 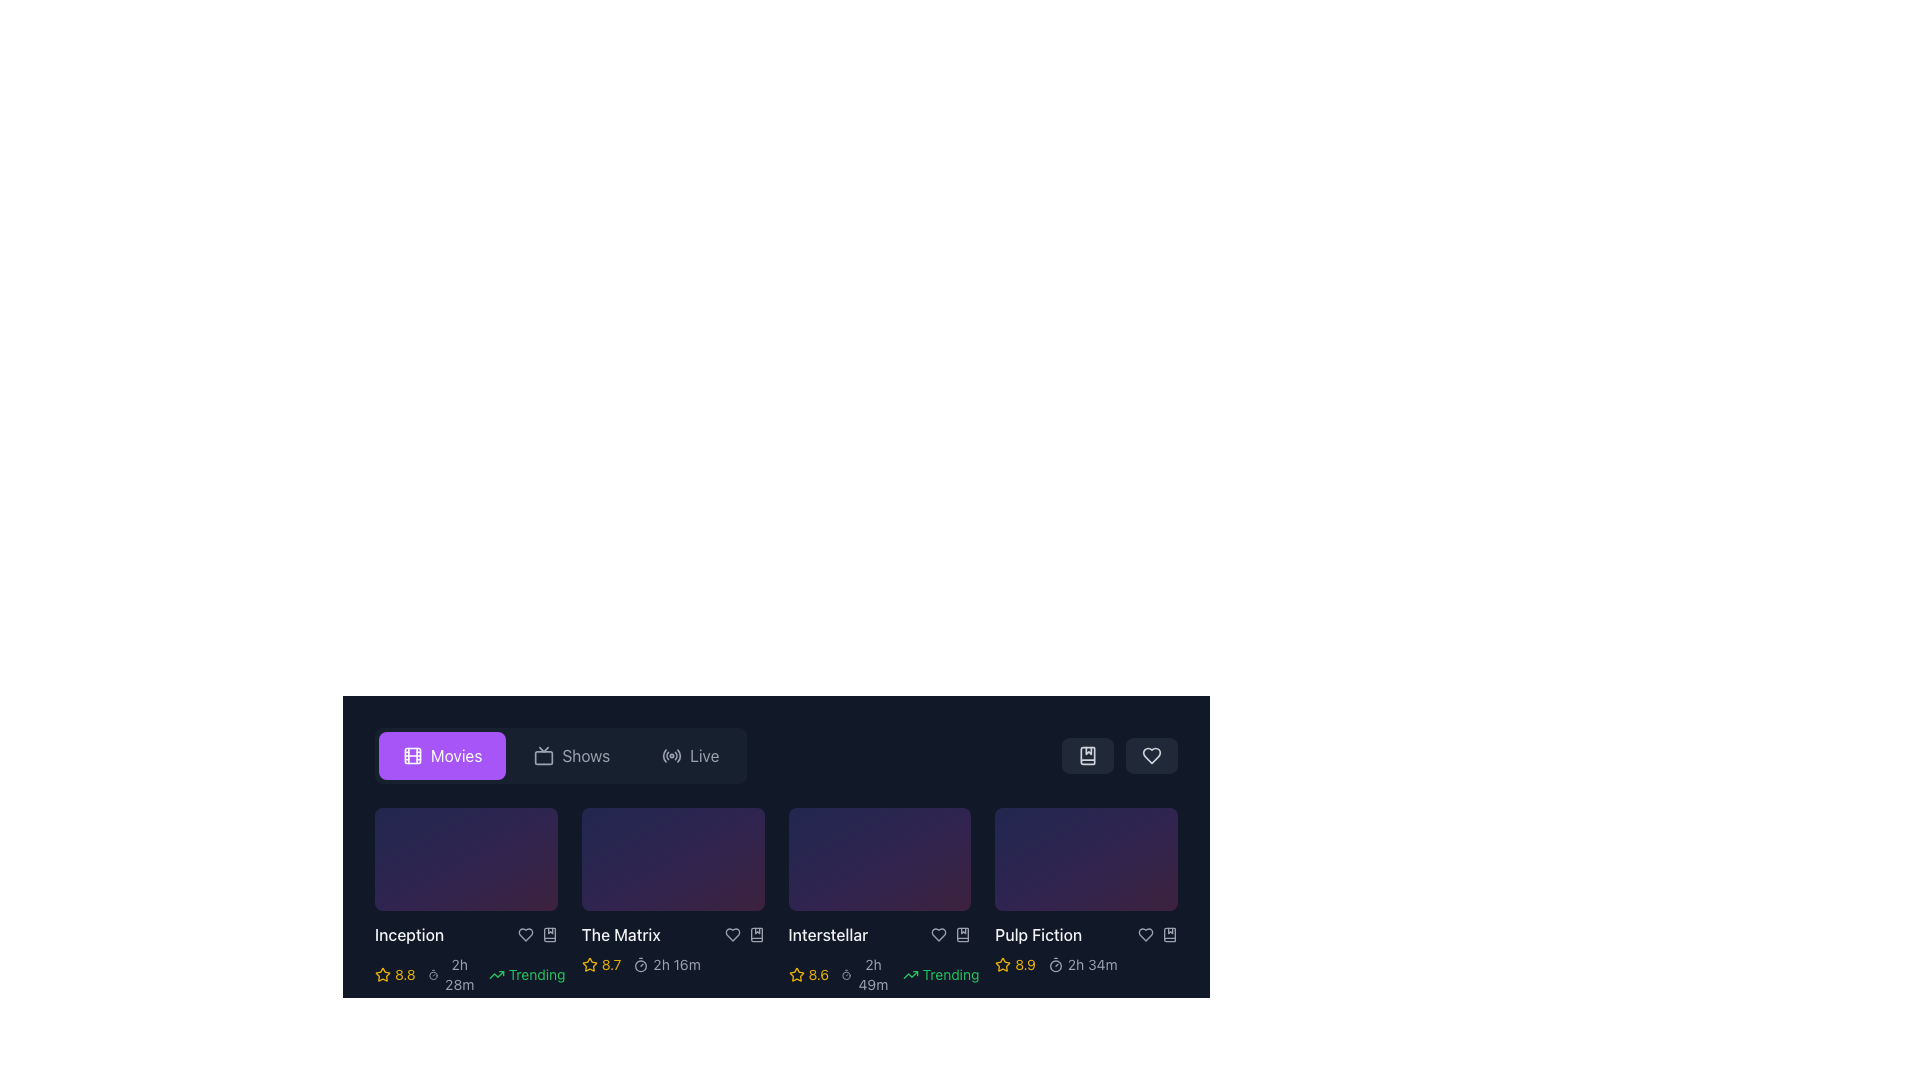 I want to click on the central SVG circle element of the stopwatch/timer icon located in the top-right corner of the interface, so click(x=641, y=965).